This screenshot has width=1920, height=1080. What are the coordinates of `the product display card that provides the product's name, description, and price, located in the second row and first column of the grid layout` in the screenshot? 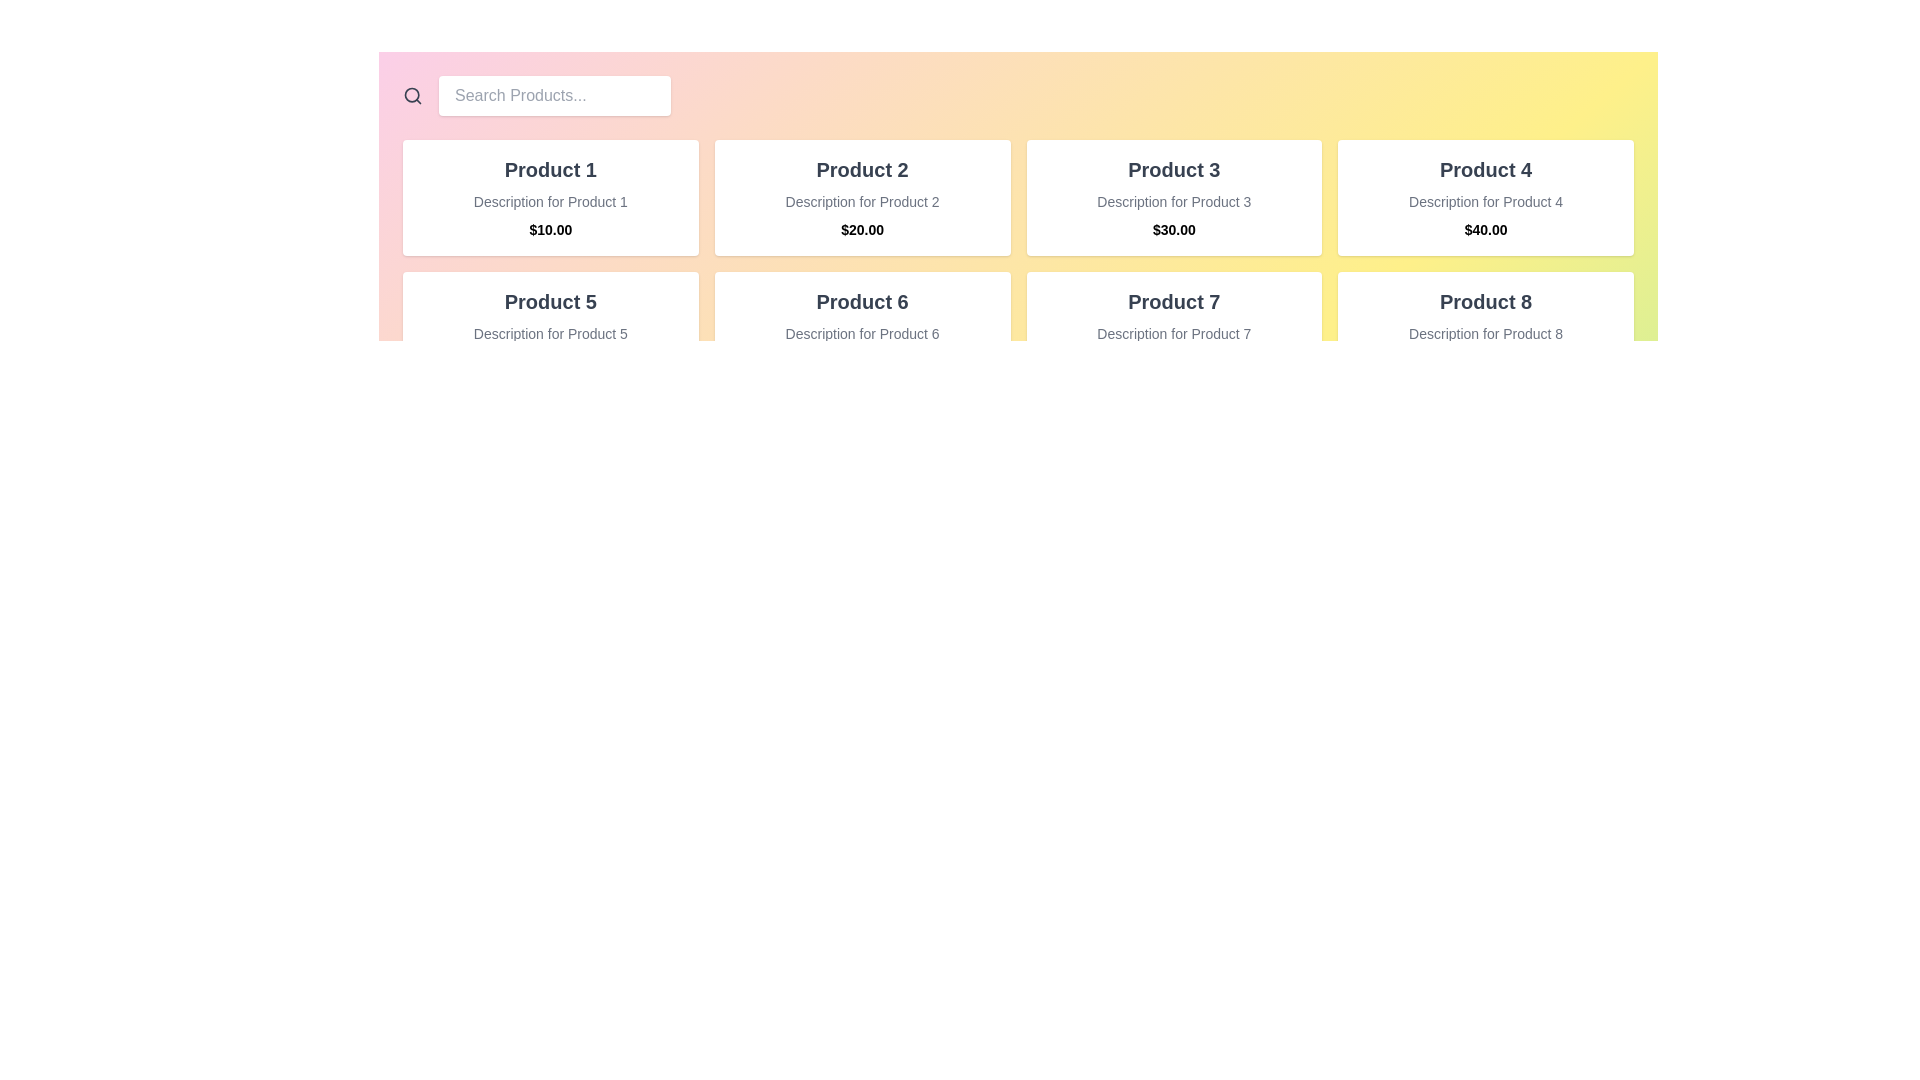 It's located at (550, 329).